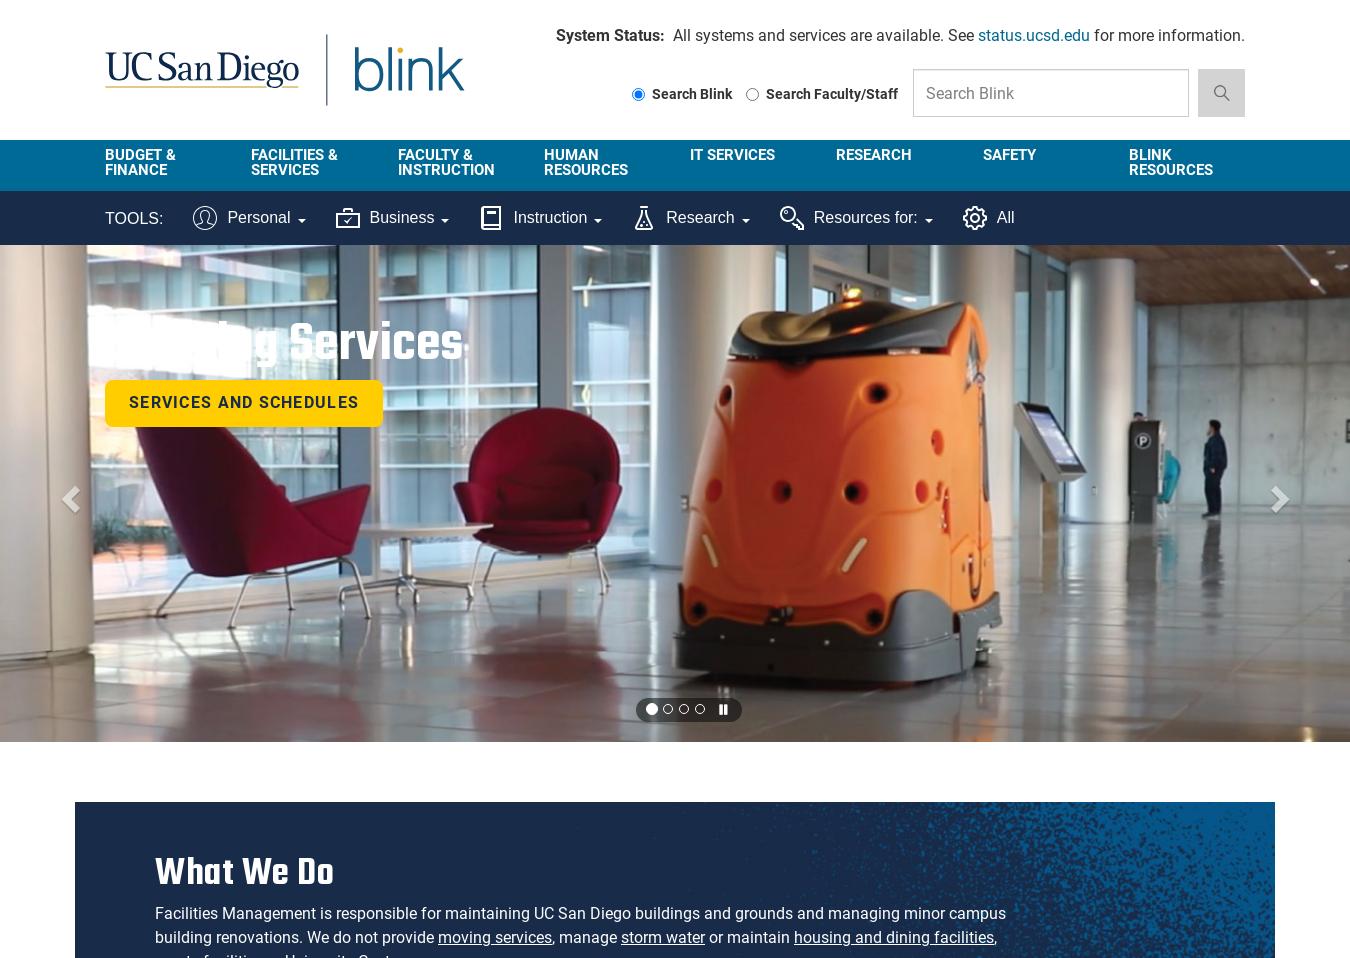  I want to click on 'Personal', so click(225, 216).